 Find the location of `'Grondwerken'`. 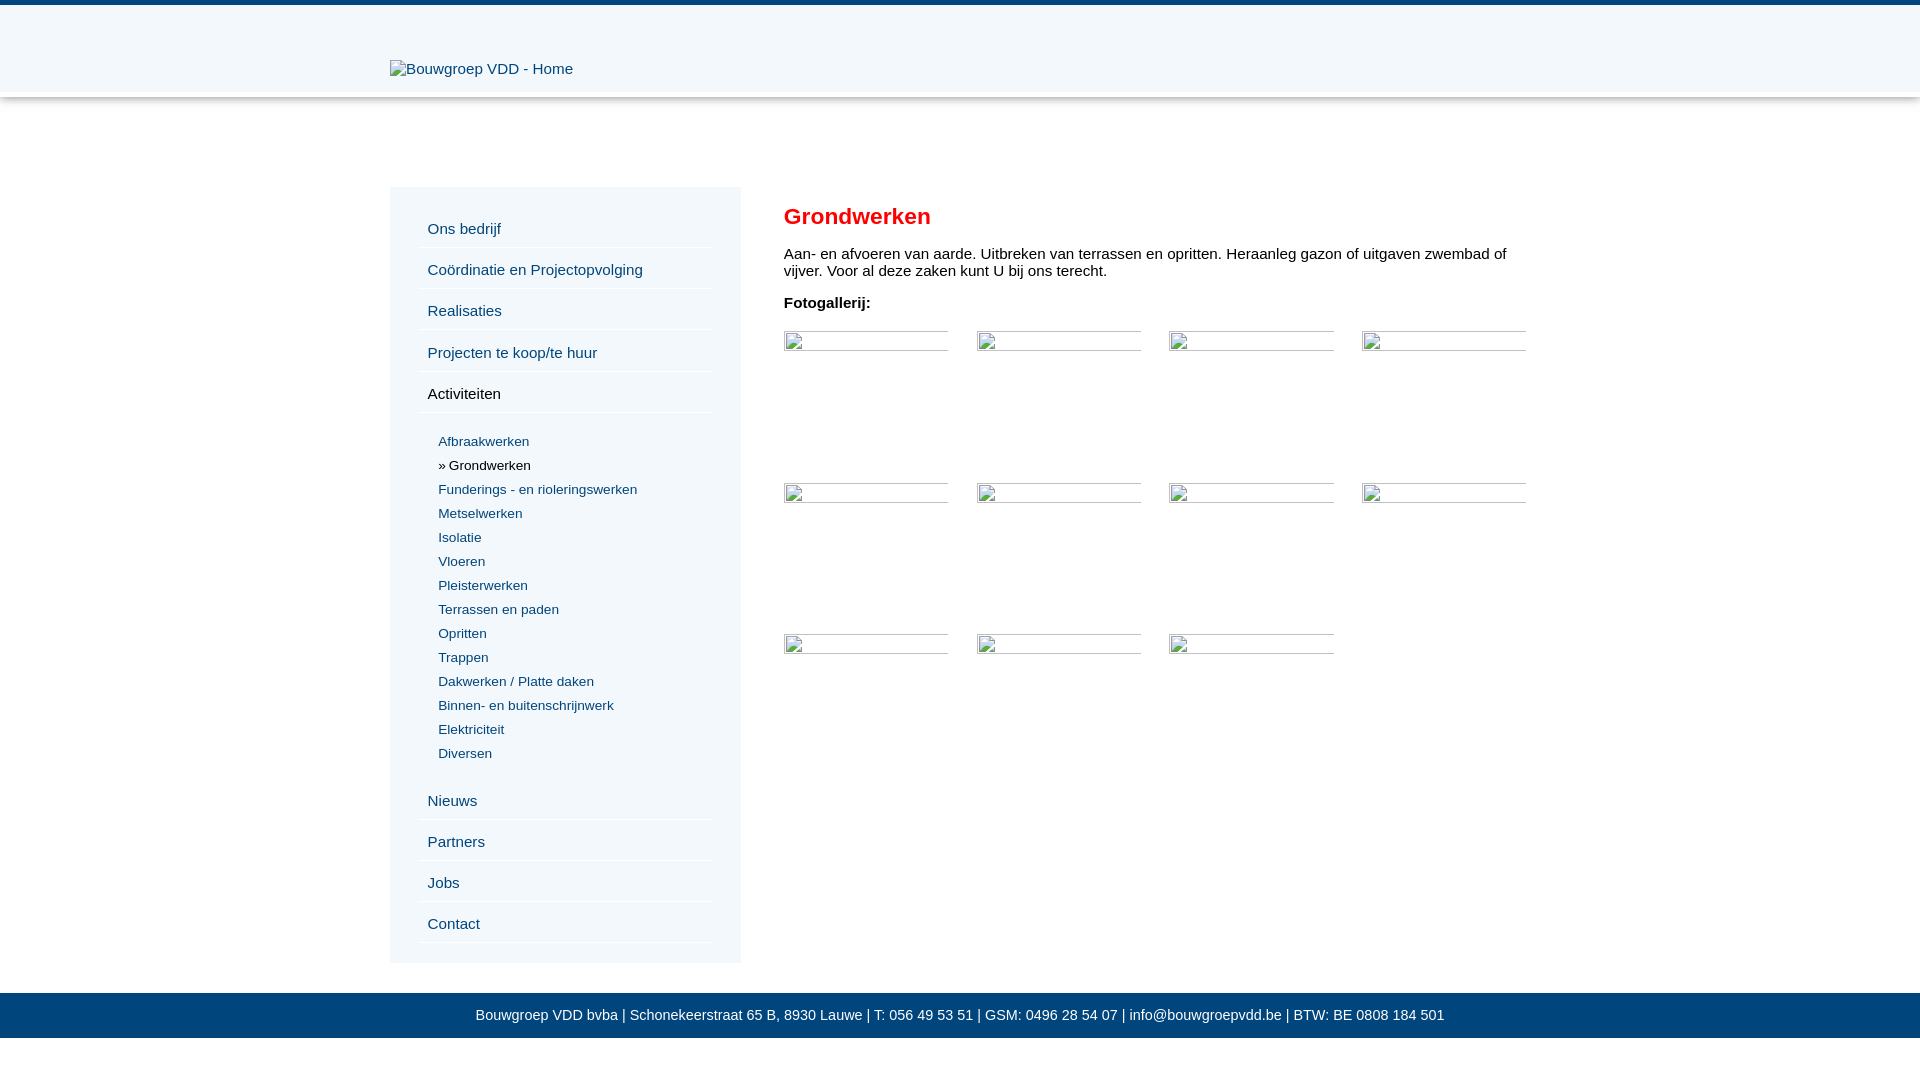

'Grondwerken' is located at coordinates (1169, 648).